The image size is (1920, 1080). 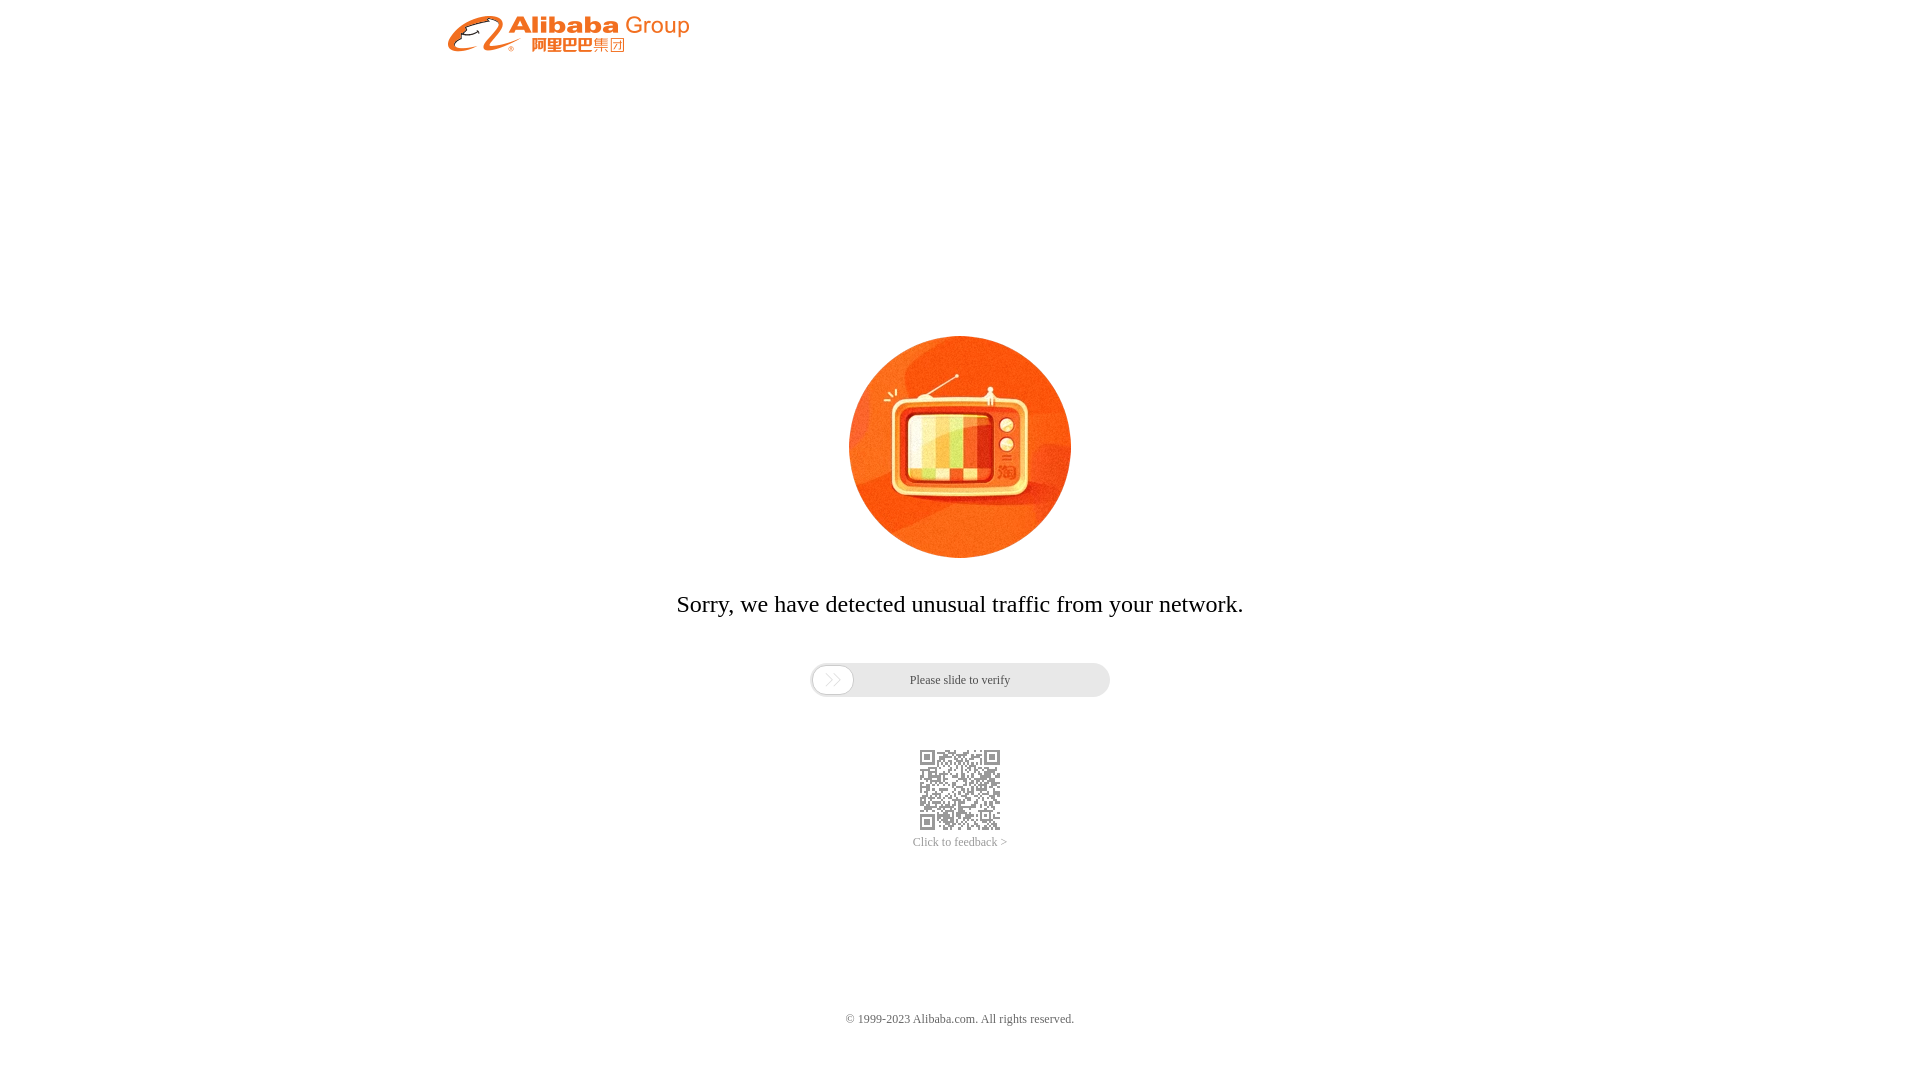 I want to click on 'Click to feedback >', so click(x=960, y=842).